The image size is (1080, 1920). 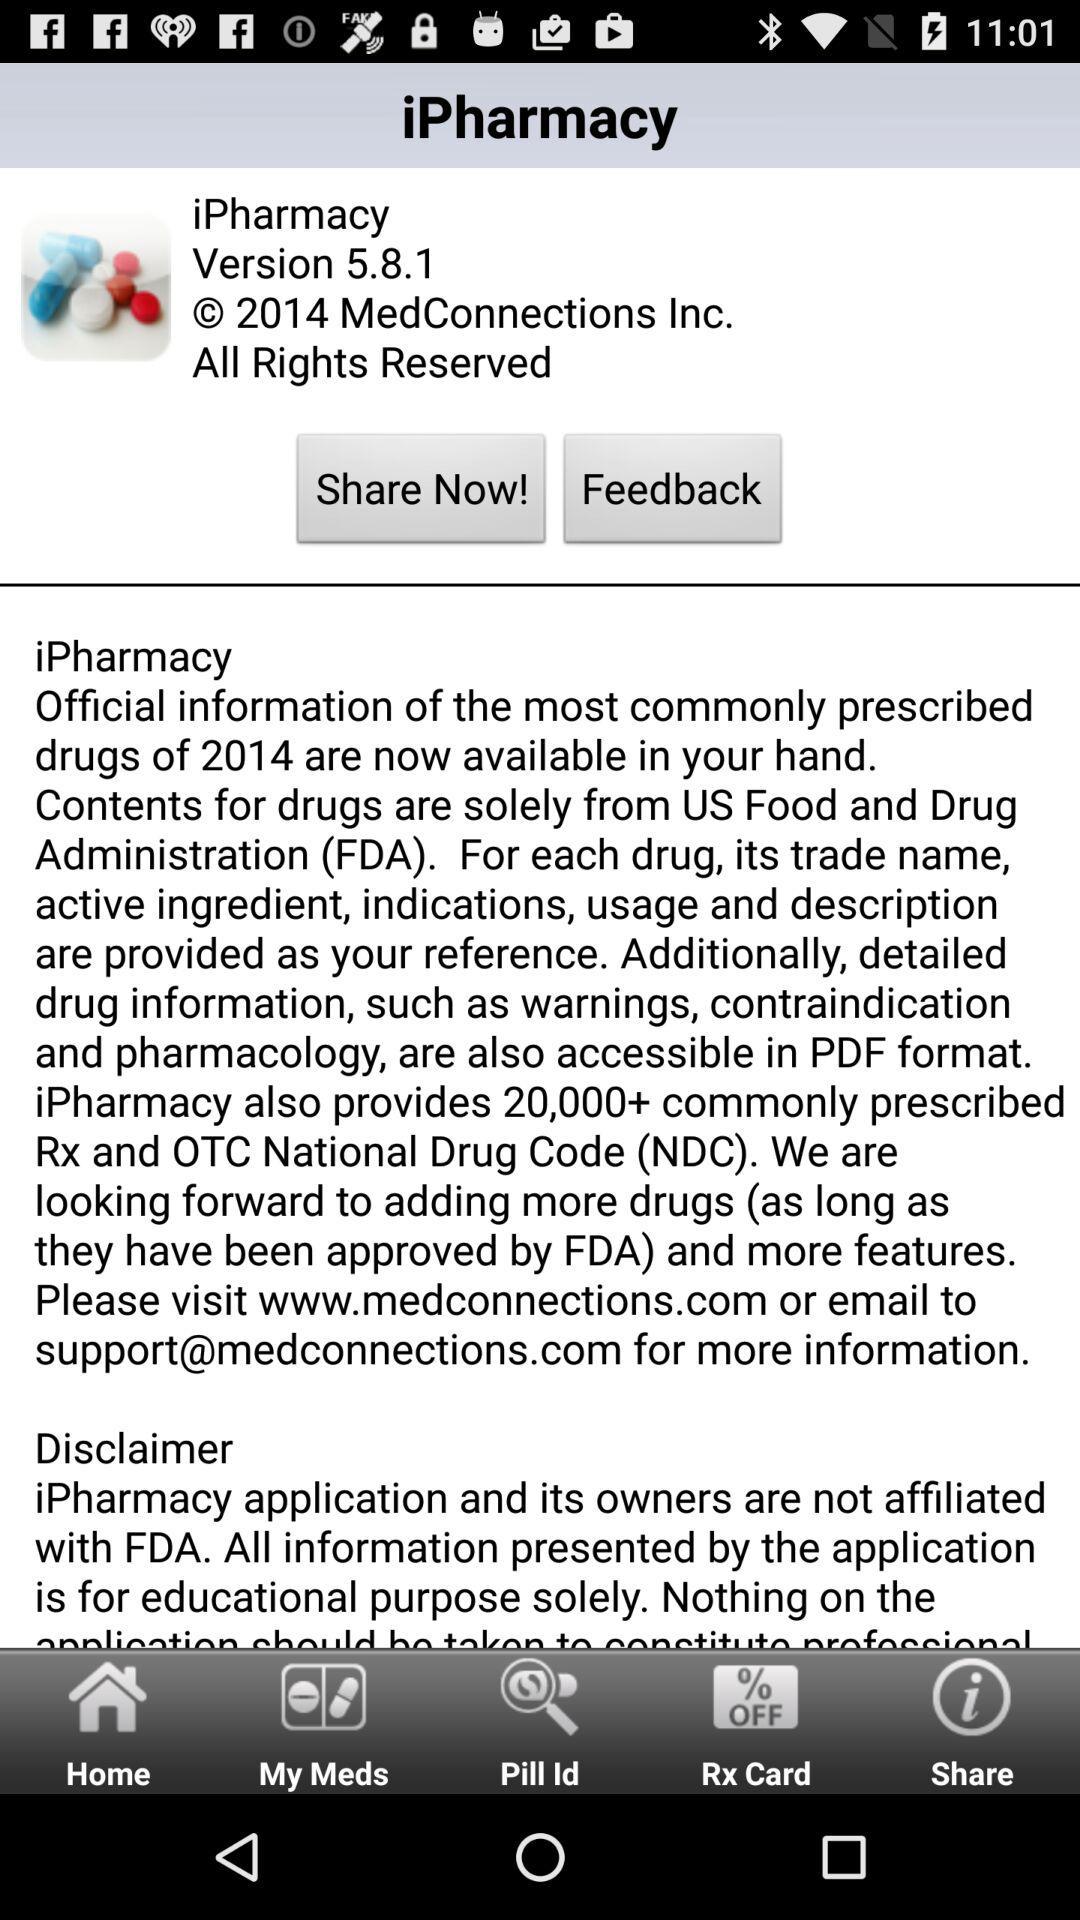 What do you see at coordinates (420, 494) in the screenshot?
I see `share now` at bounding box center [420, 494].